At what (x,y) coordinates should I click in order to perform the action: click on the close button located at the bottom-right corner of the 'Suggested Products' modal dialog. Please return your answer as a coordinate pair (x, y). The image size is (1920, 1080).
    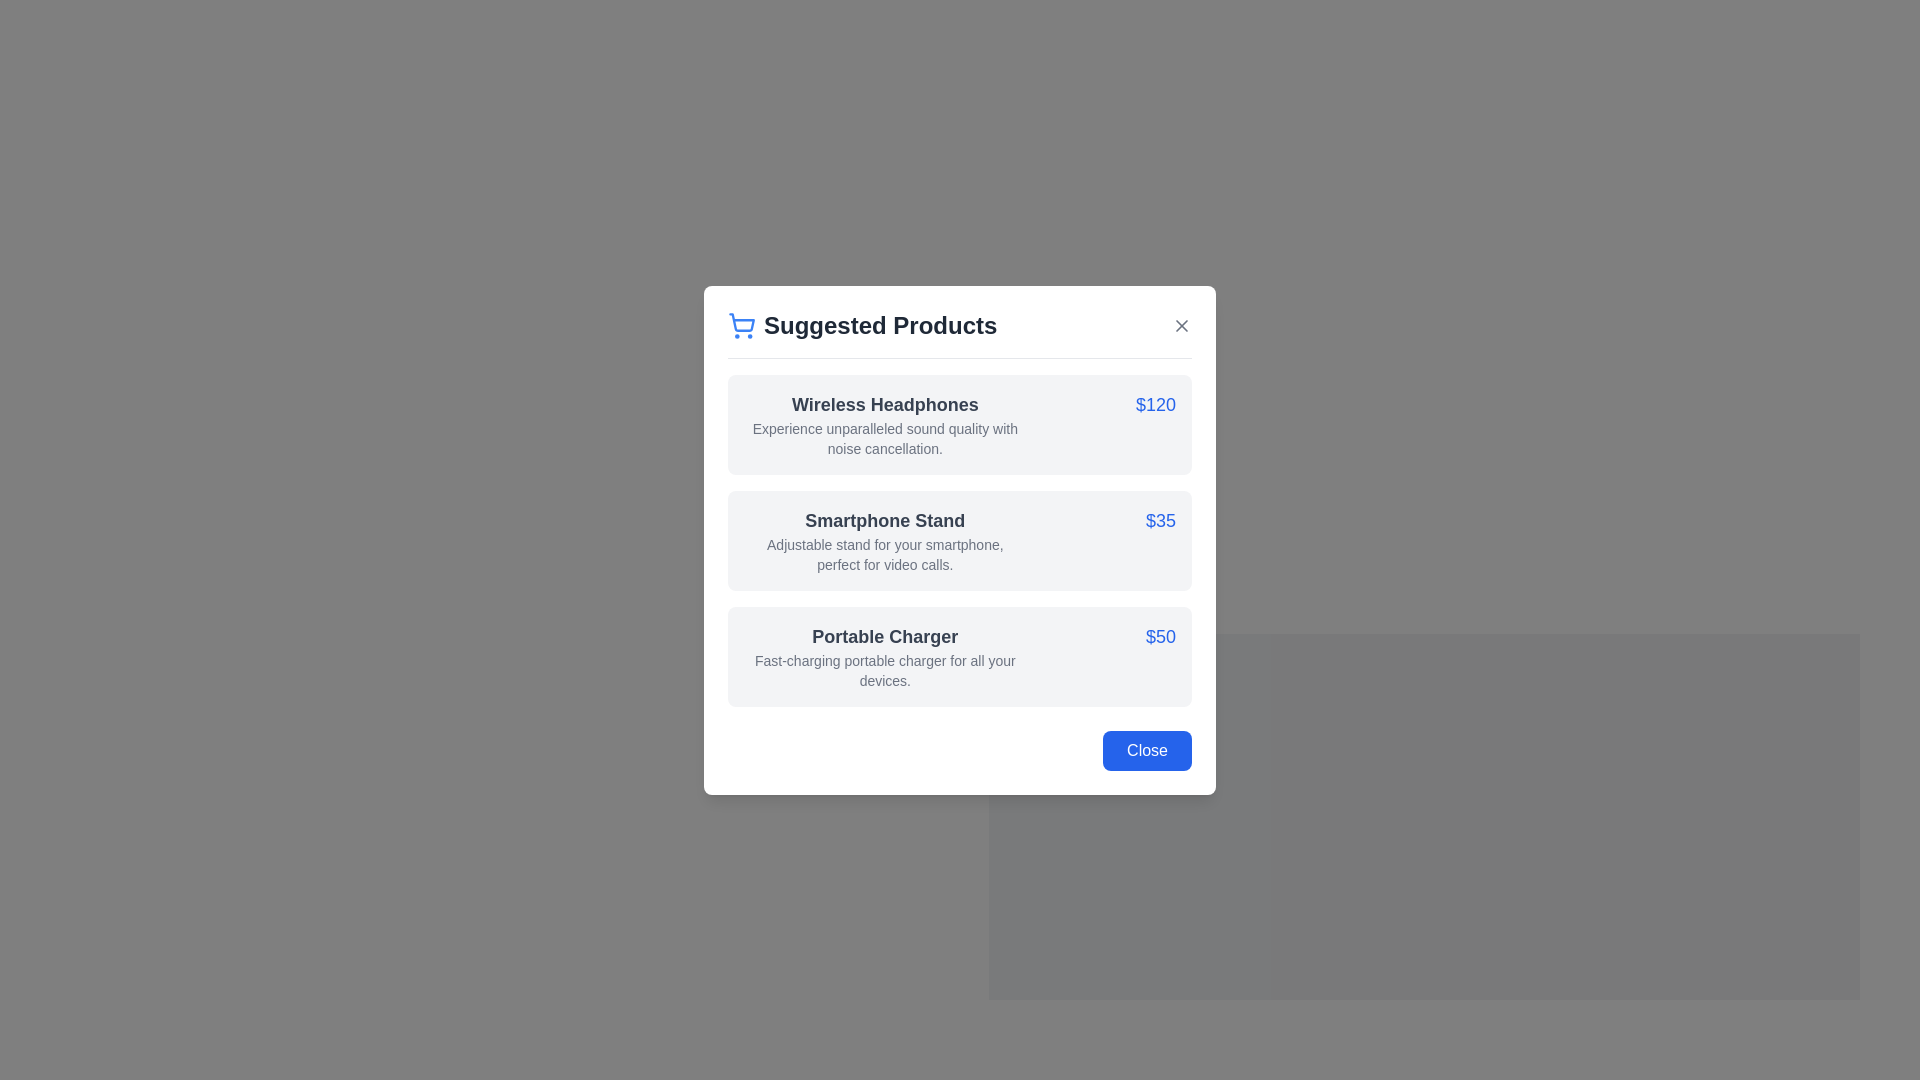
    Looking at the image, I should click on (1147, 750).